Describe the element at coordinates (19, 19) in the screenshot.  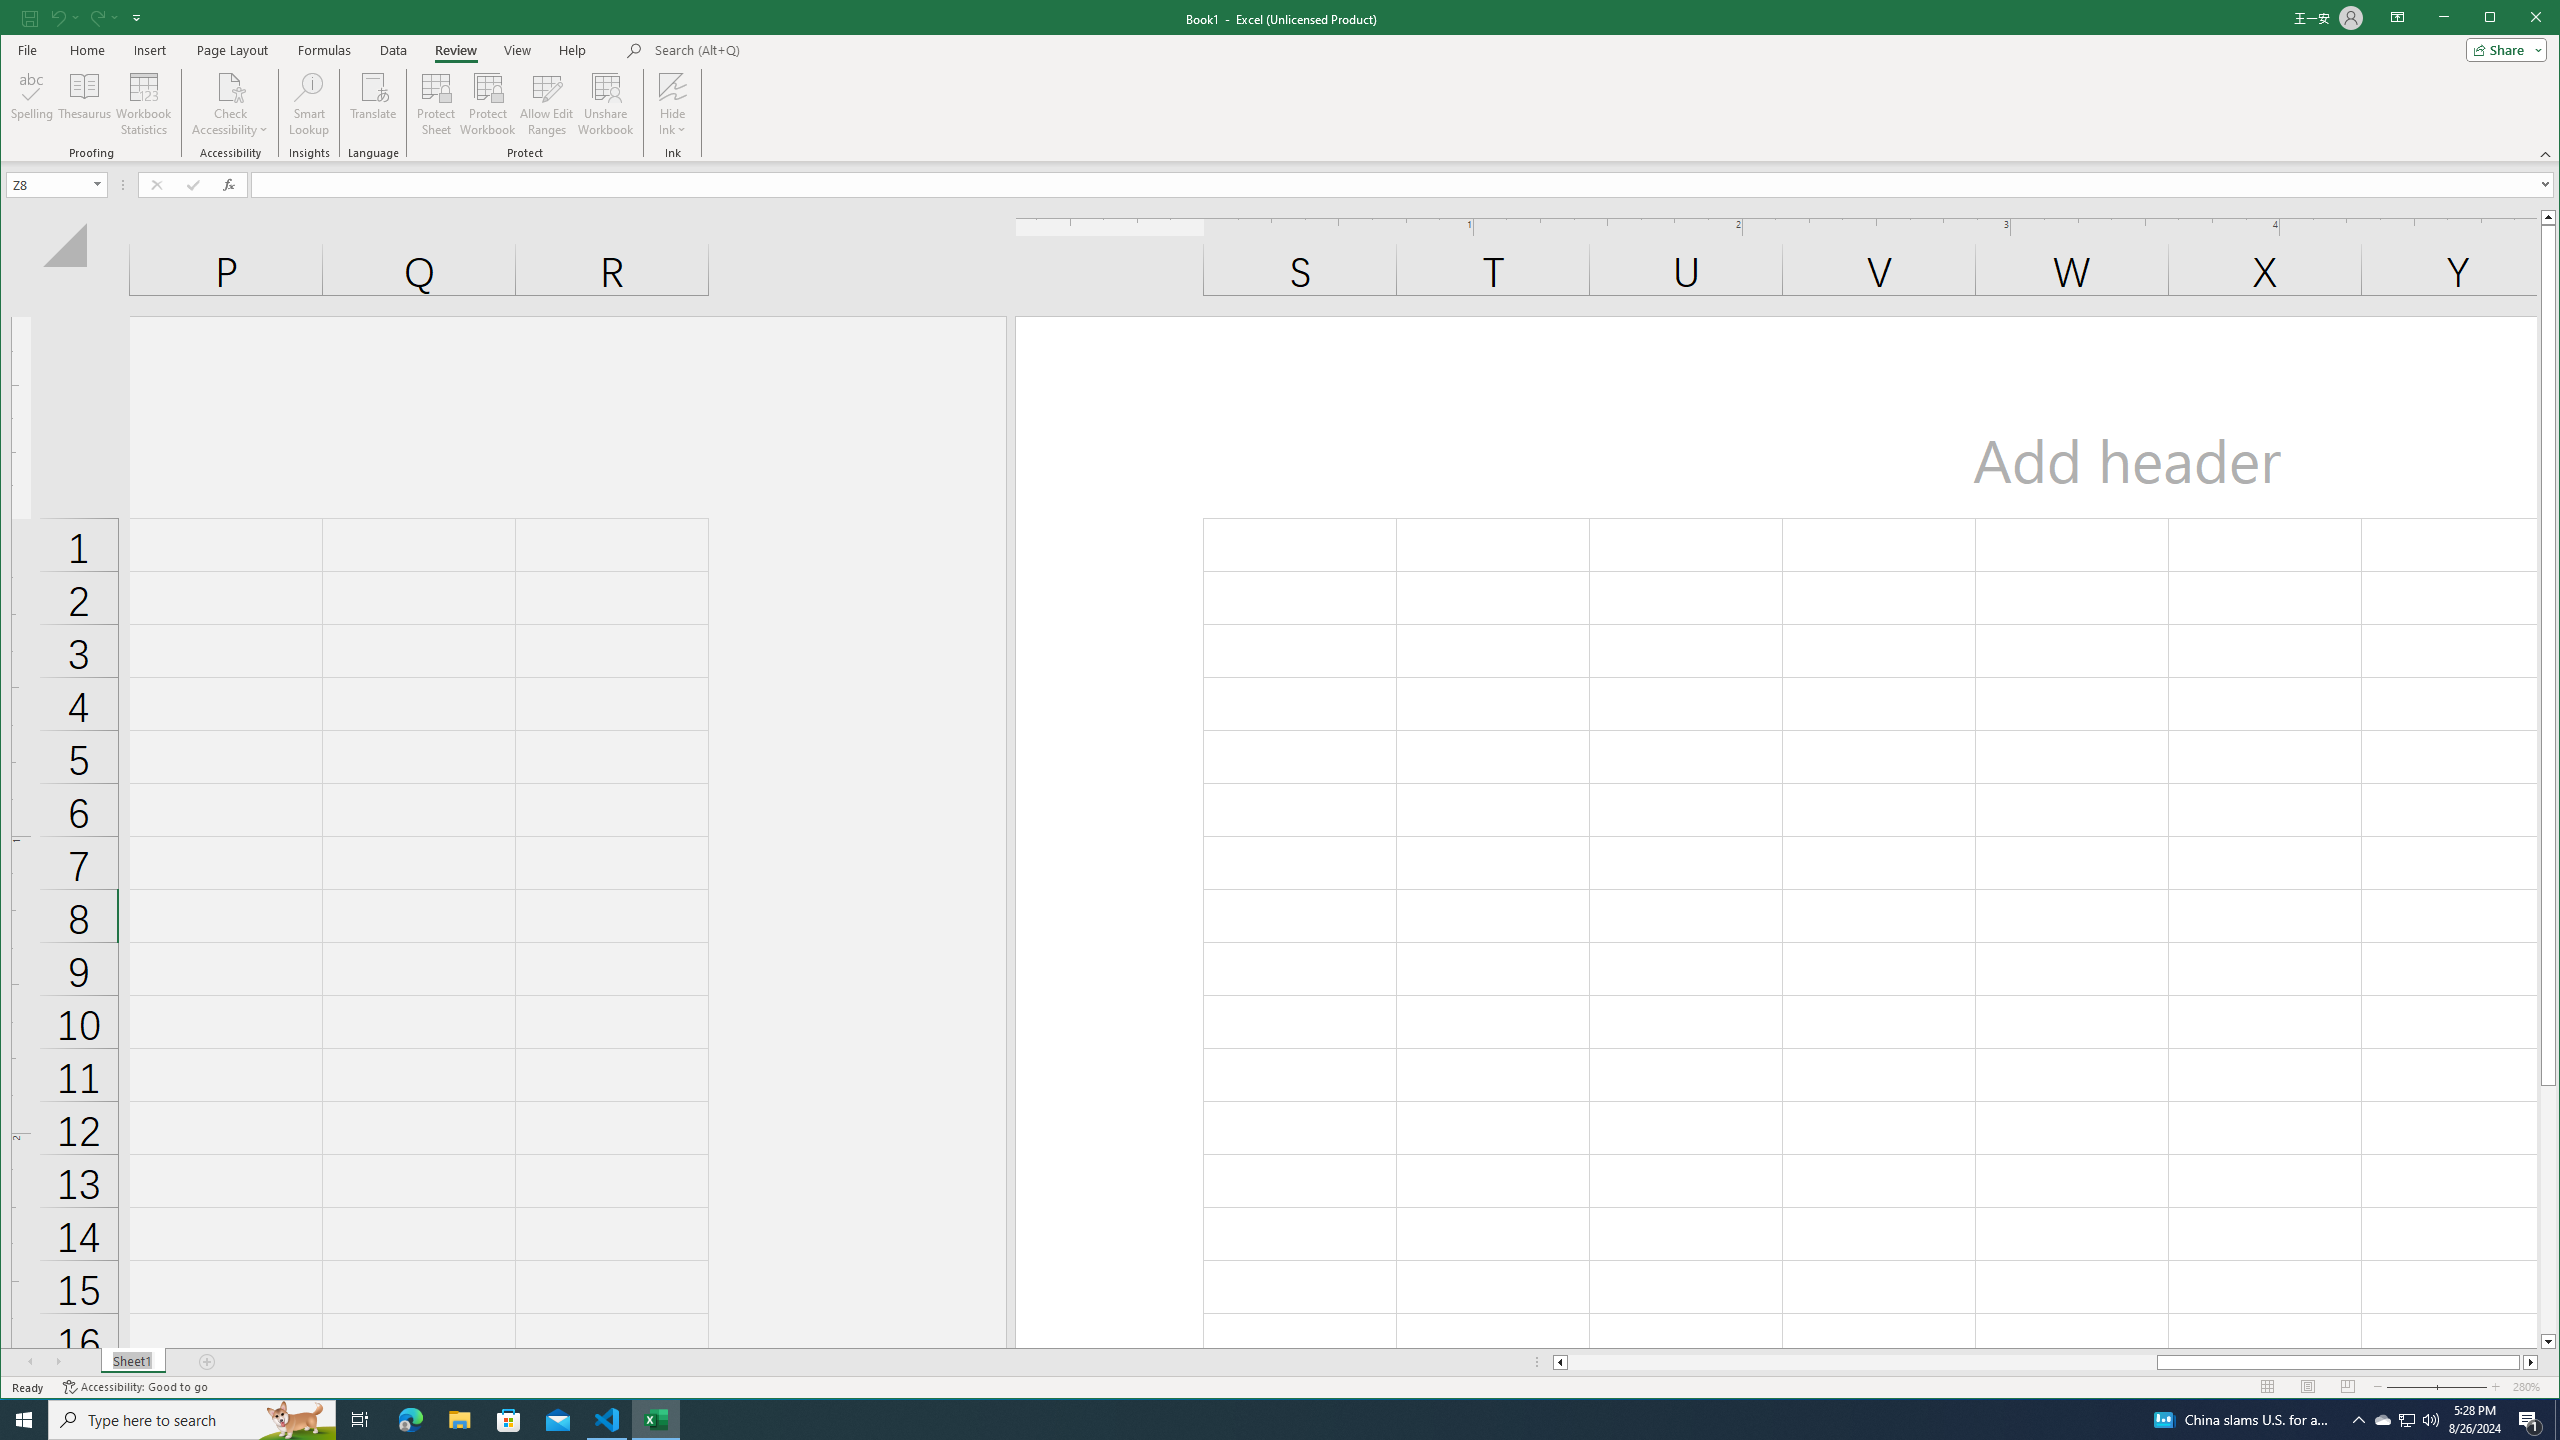
I see `'System'` at that location.